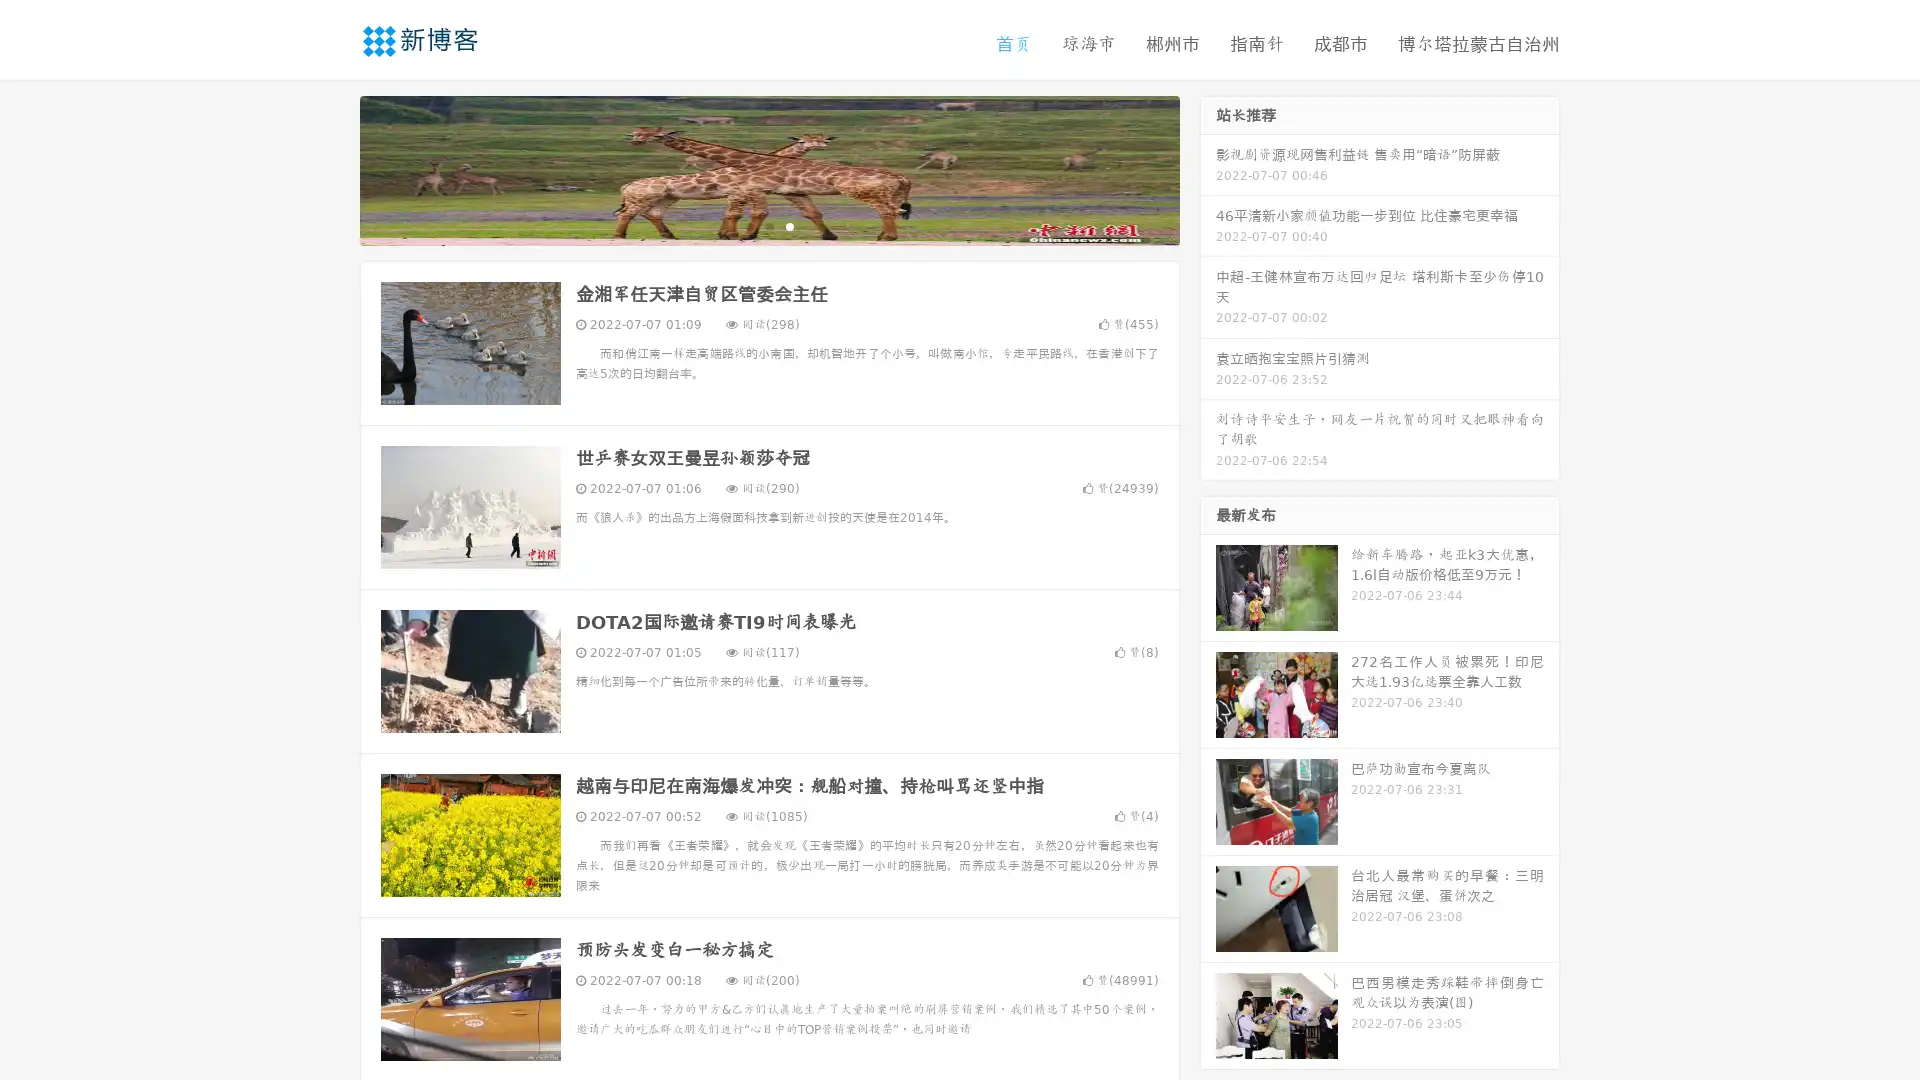  What do you see at coordinates (330, 168) in the screenshot?
I see `Previous slide` at bounding box center [330, 168].